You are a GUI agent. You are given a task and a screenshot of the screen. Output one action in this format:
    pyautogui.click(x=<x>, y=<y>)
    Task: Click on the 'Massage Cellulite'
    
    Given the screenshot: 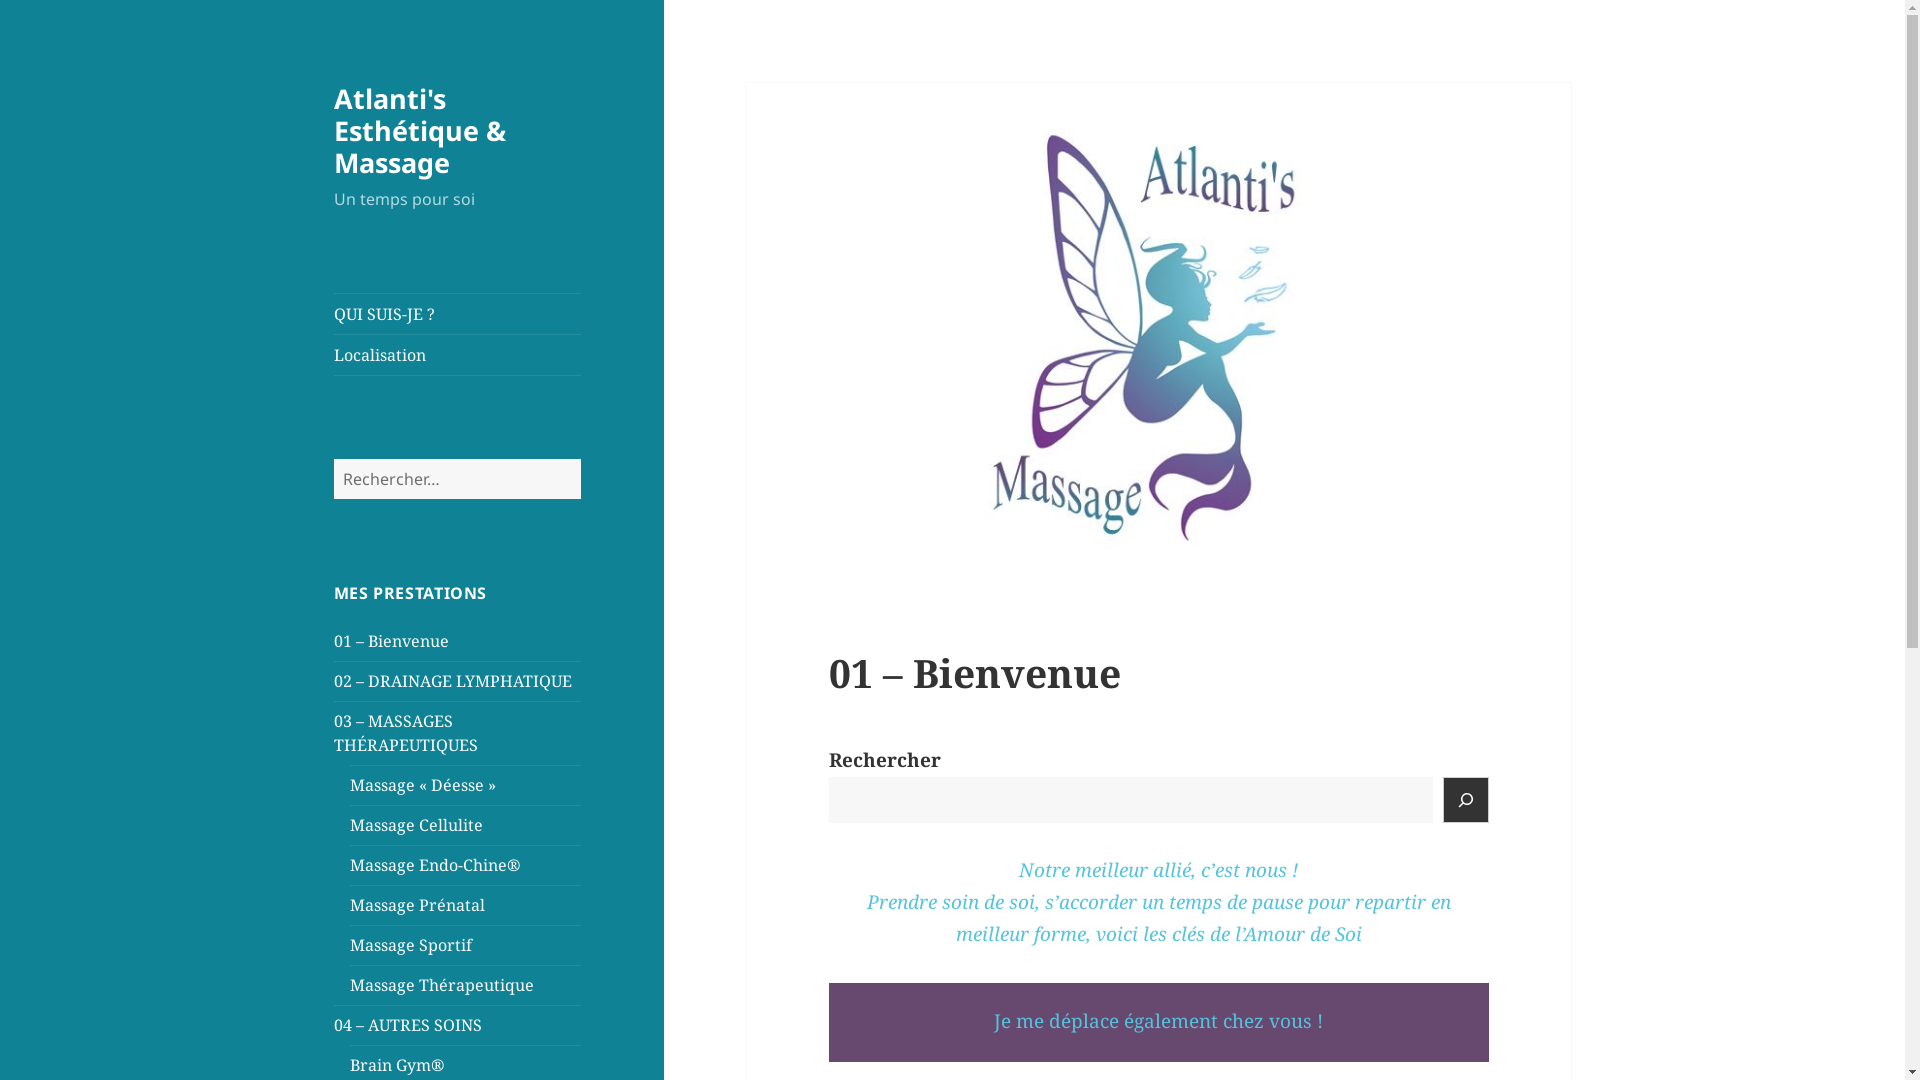 What is the action you would take?
    pyautogui.click(x=415, y=825)
    